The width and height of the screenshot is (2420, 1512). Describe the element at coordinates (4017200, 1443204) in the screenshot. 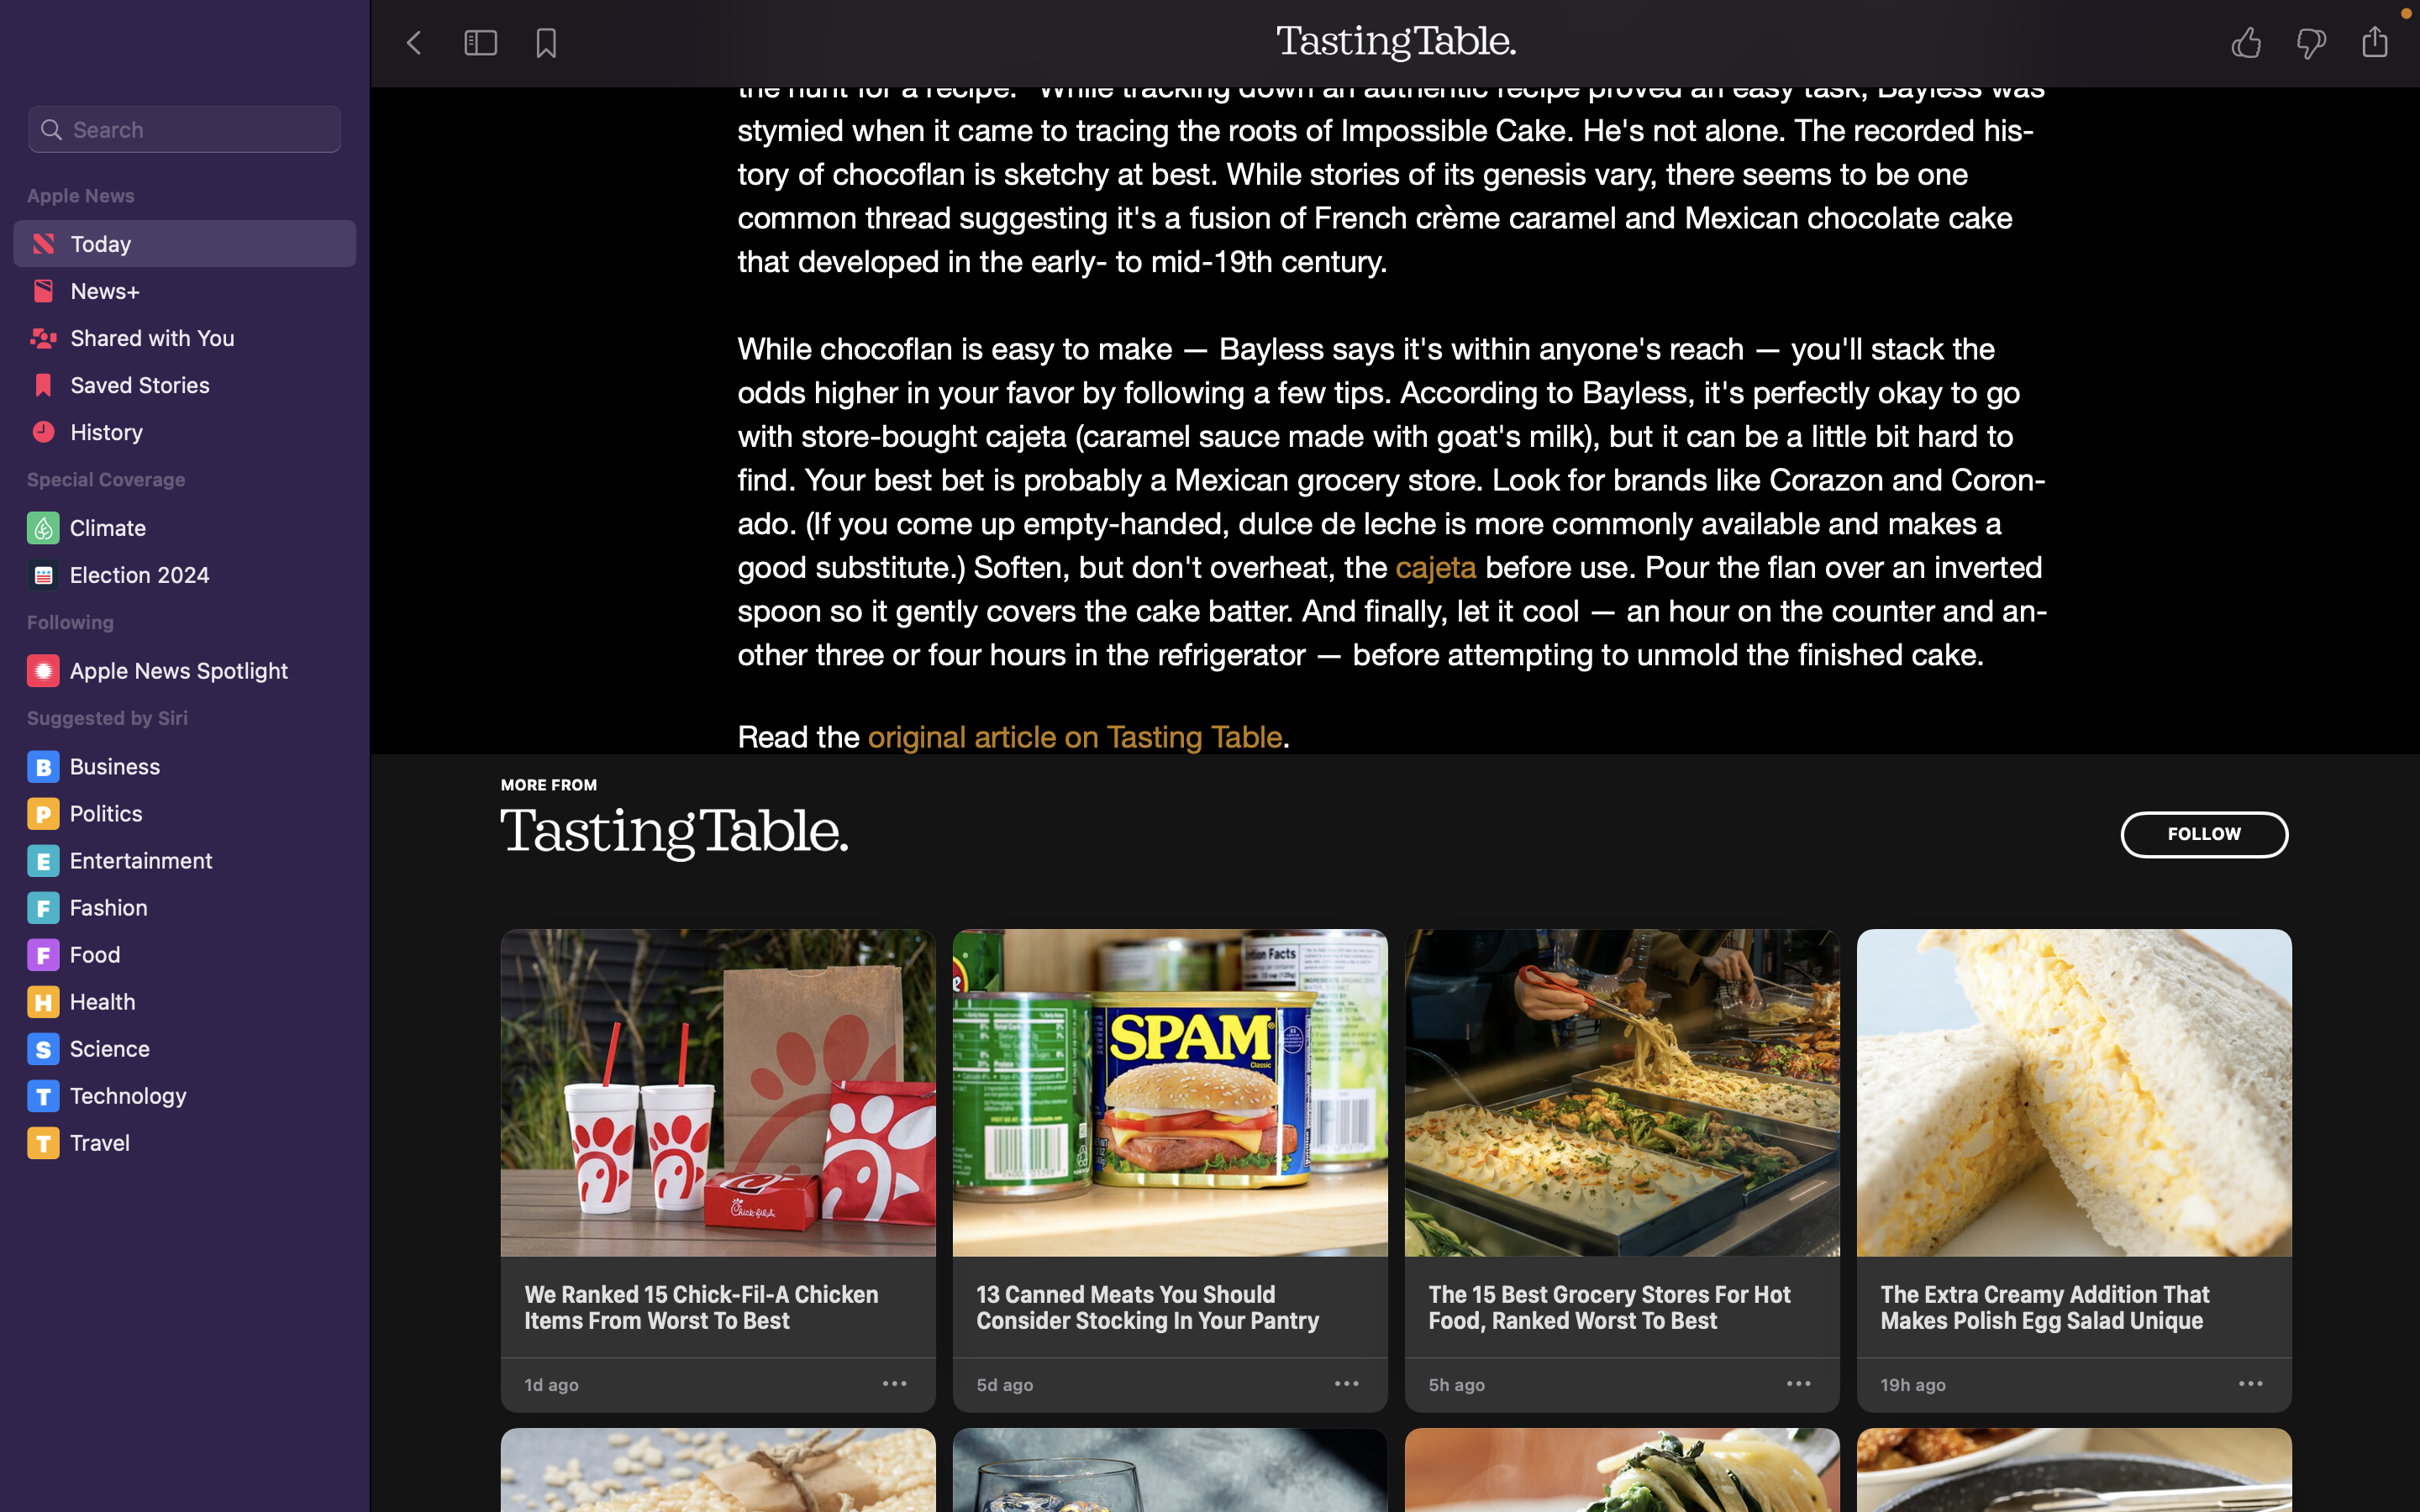

I see `the next set of stories by scrolling down` at that location.